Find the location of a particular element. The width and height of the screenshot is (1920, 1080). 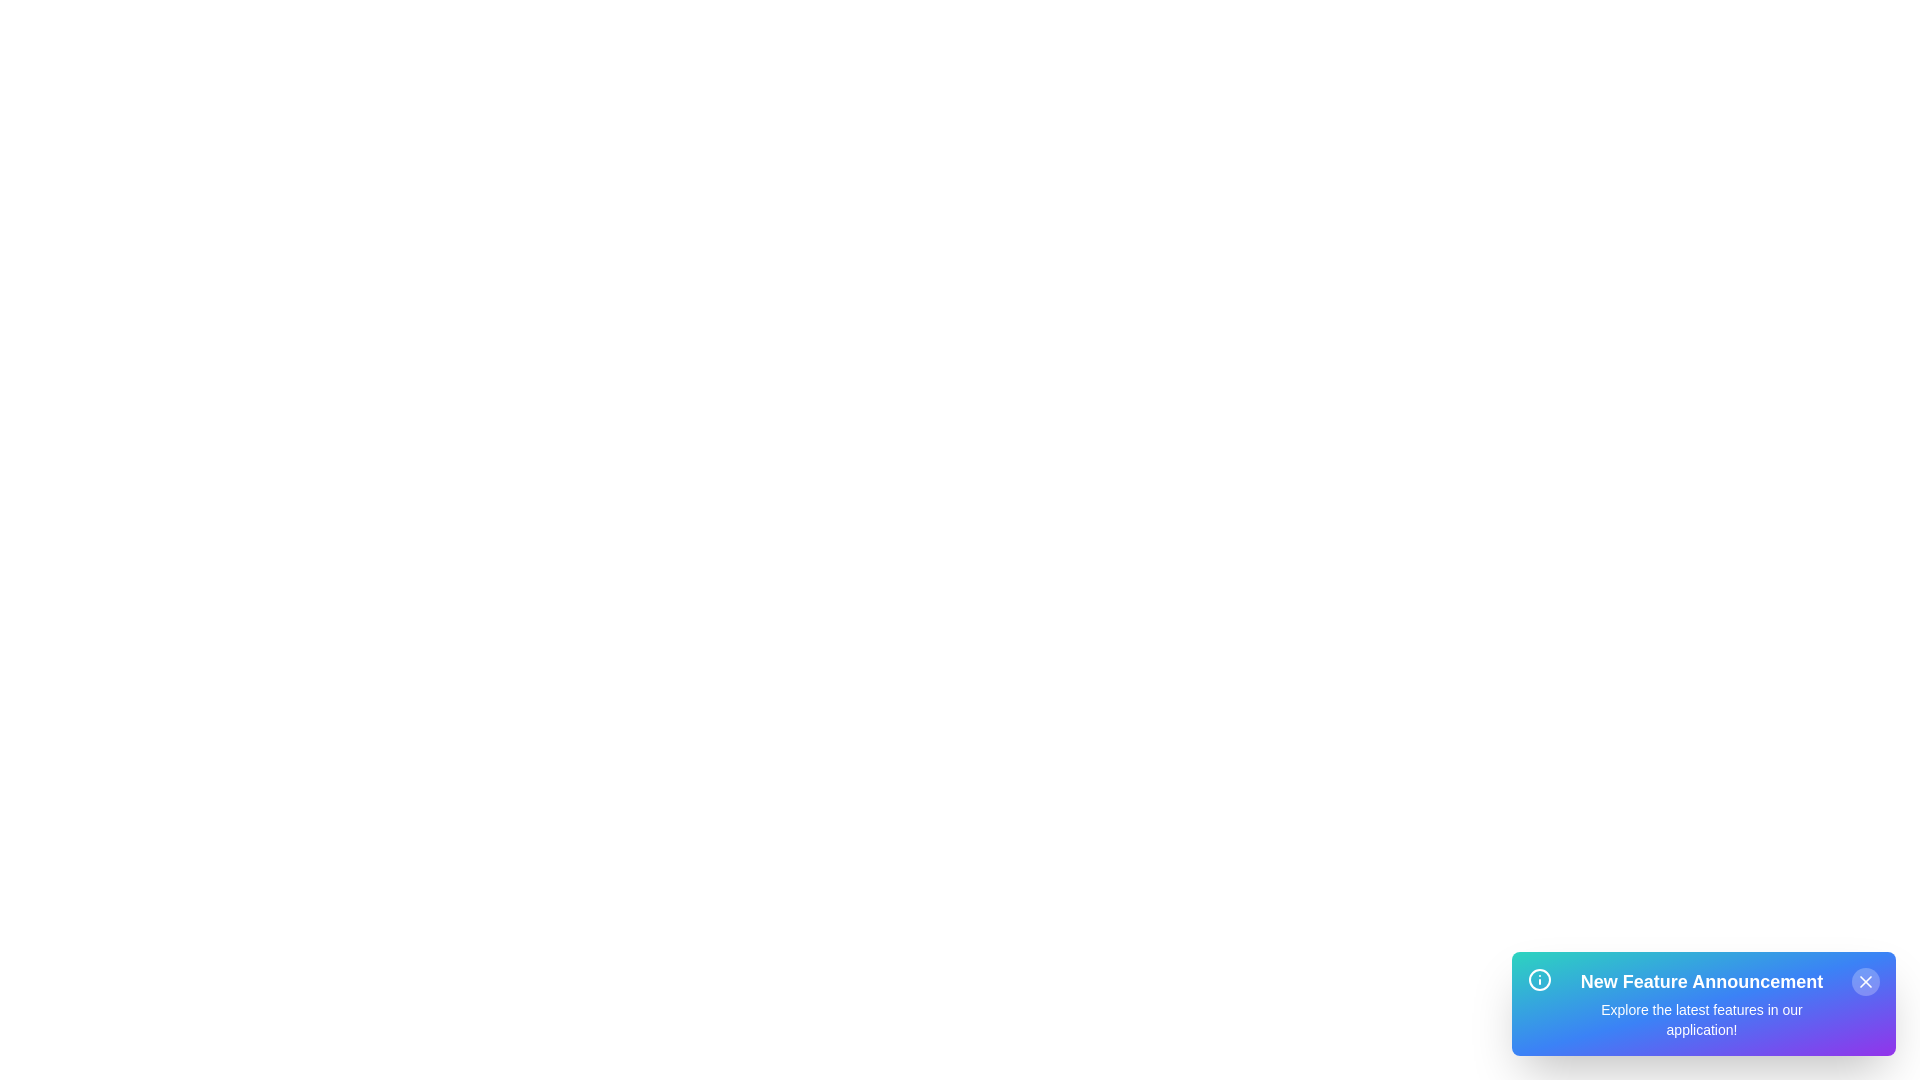

the information icon in the snackbar to trigger its associated action is located at coordinates (1539, 978).